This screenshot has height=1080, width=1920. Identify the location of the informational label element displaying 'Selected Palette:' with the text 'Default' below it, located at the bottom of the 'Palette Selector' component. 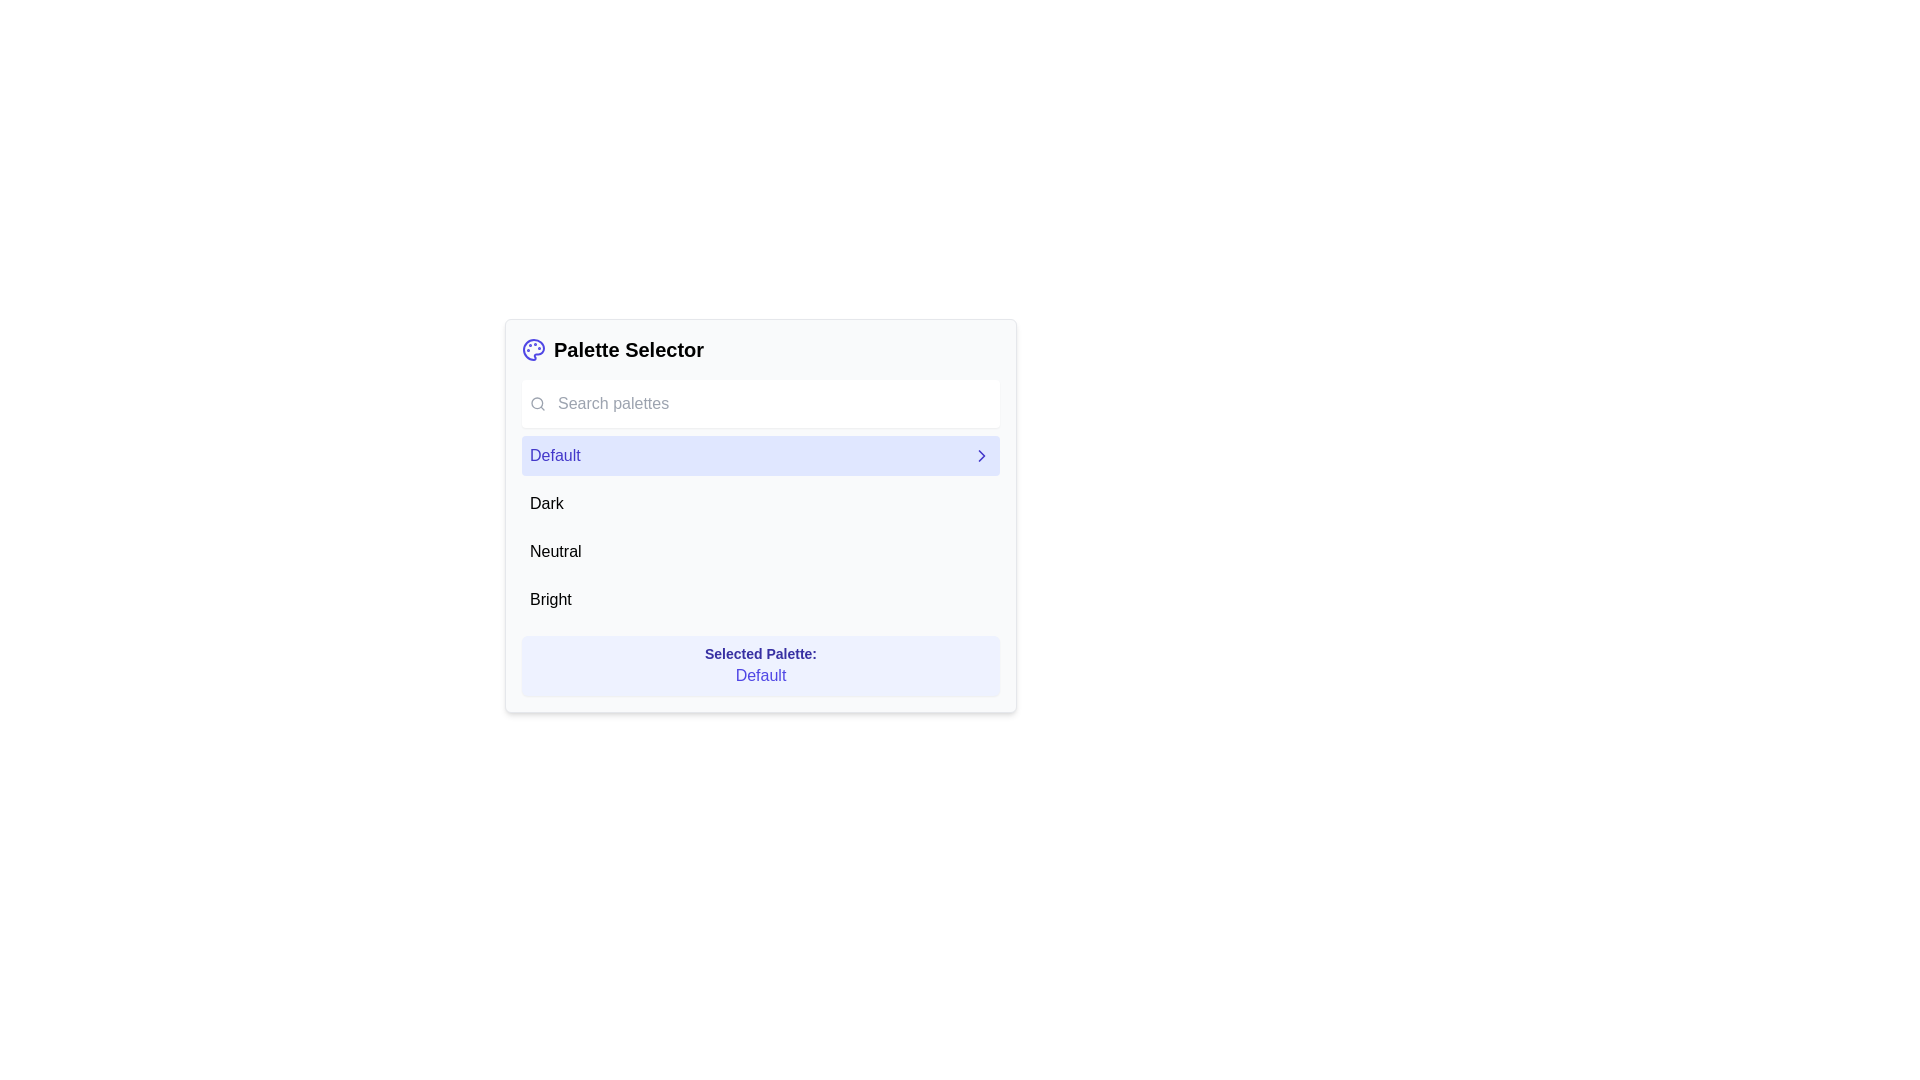
(760, 666).